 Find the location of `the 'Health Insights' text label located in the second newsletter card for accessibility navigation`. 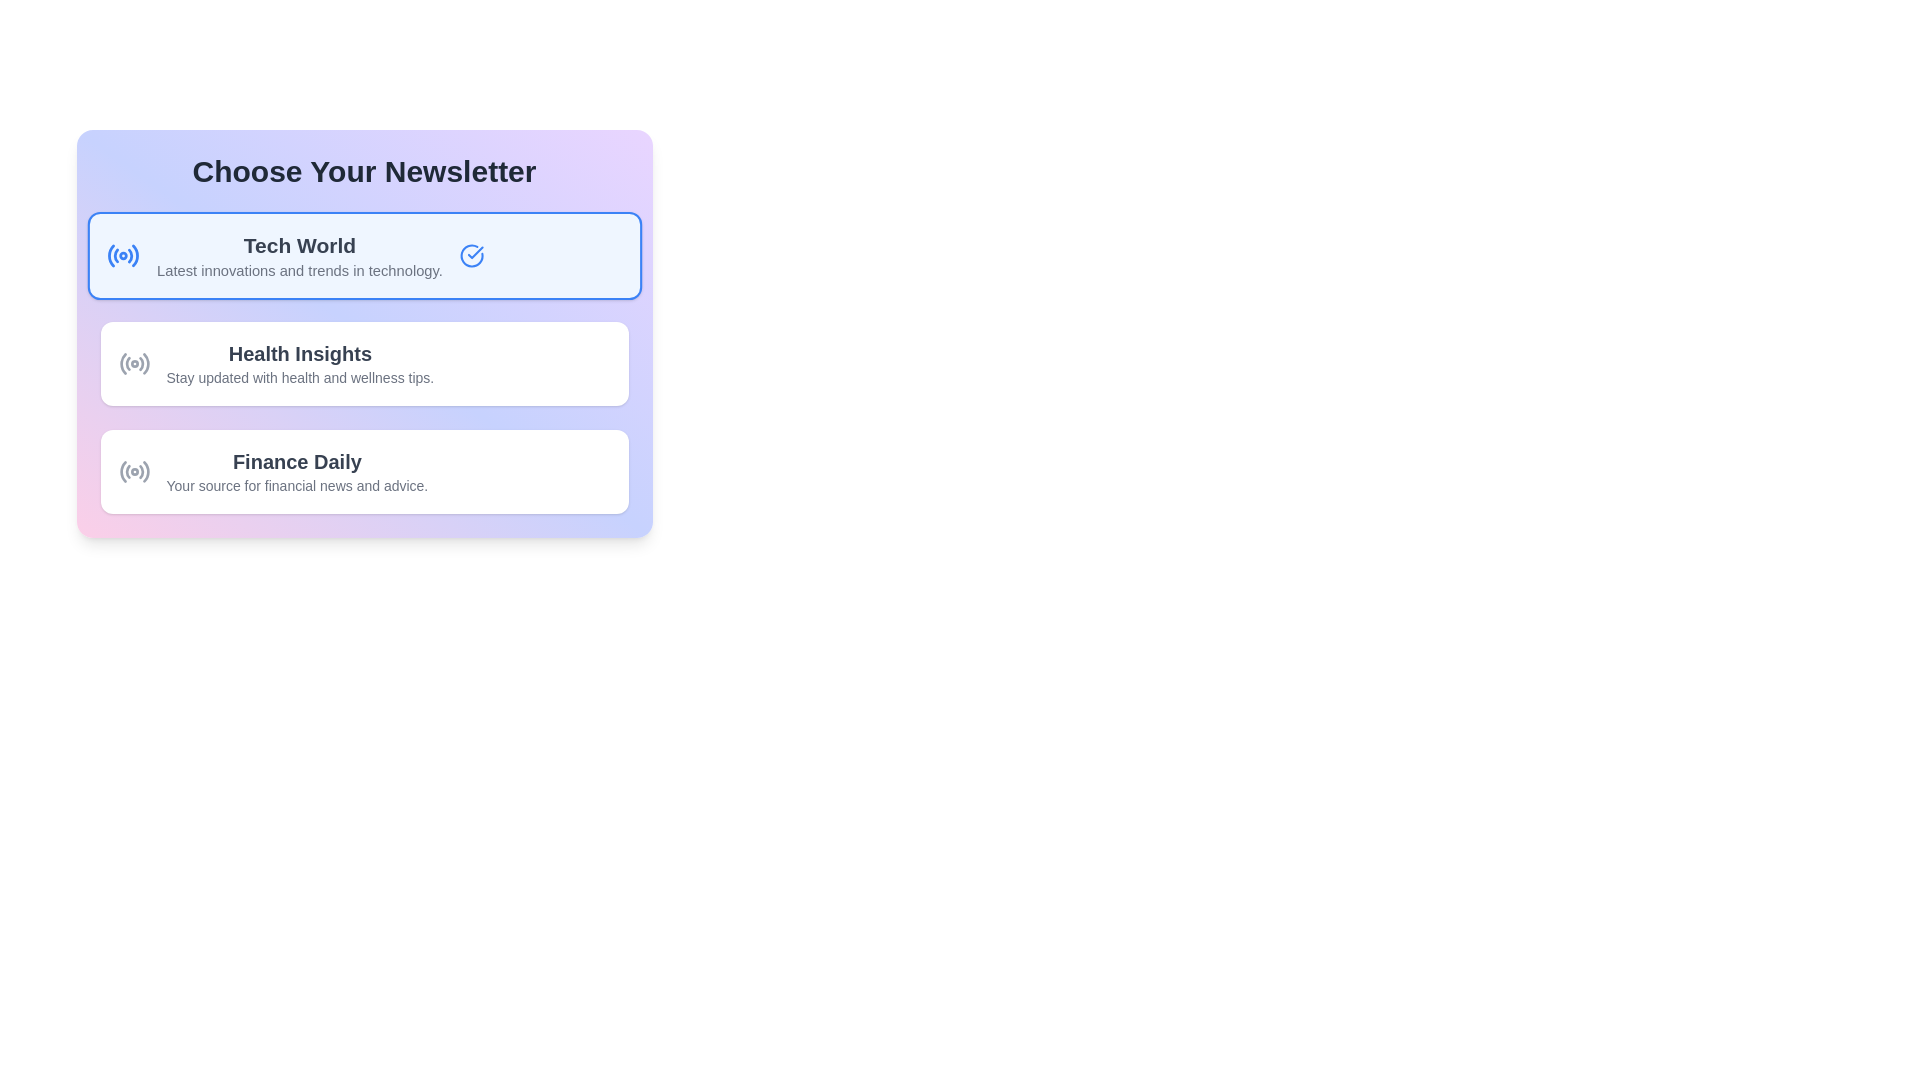

the 'Health Insights' text label located in the second newsletter card for accessibility navigation is located at coordinates (299, 353).